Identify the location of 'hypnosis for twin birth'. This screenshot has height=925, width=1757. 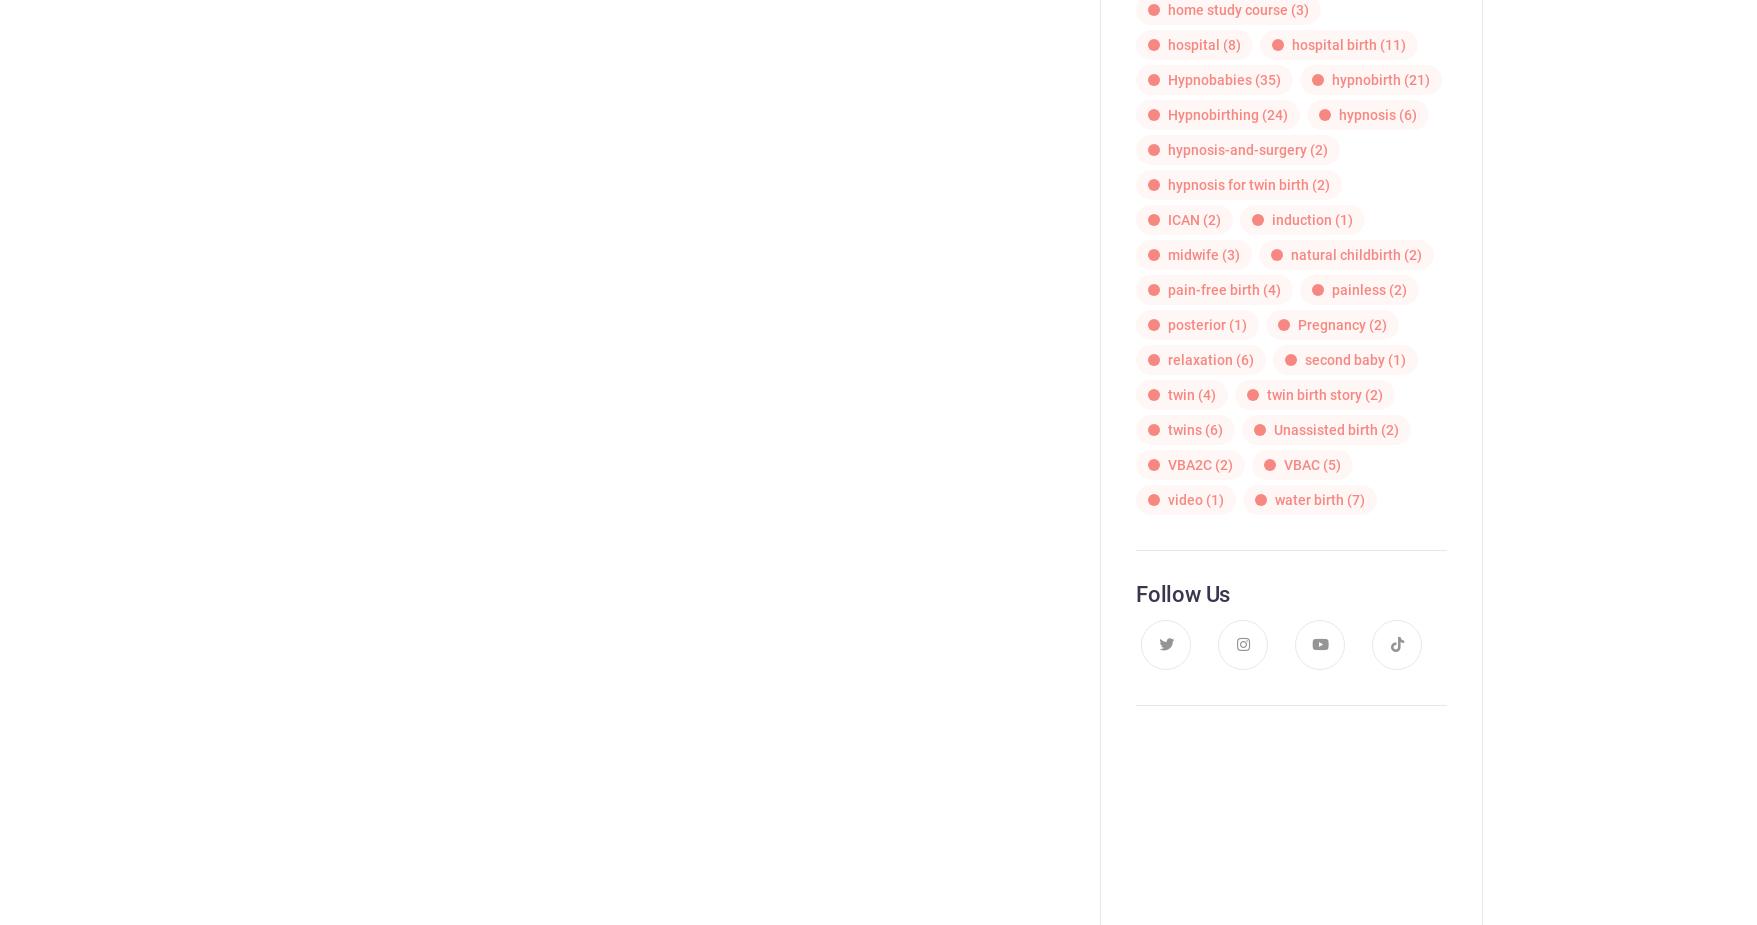
(1237, 182).